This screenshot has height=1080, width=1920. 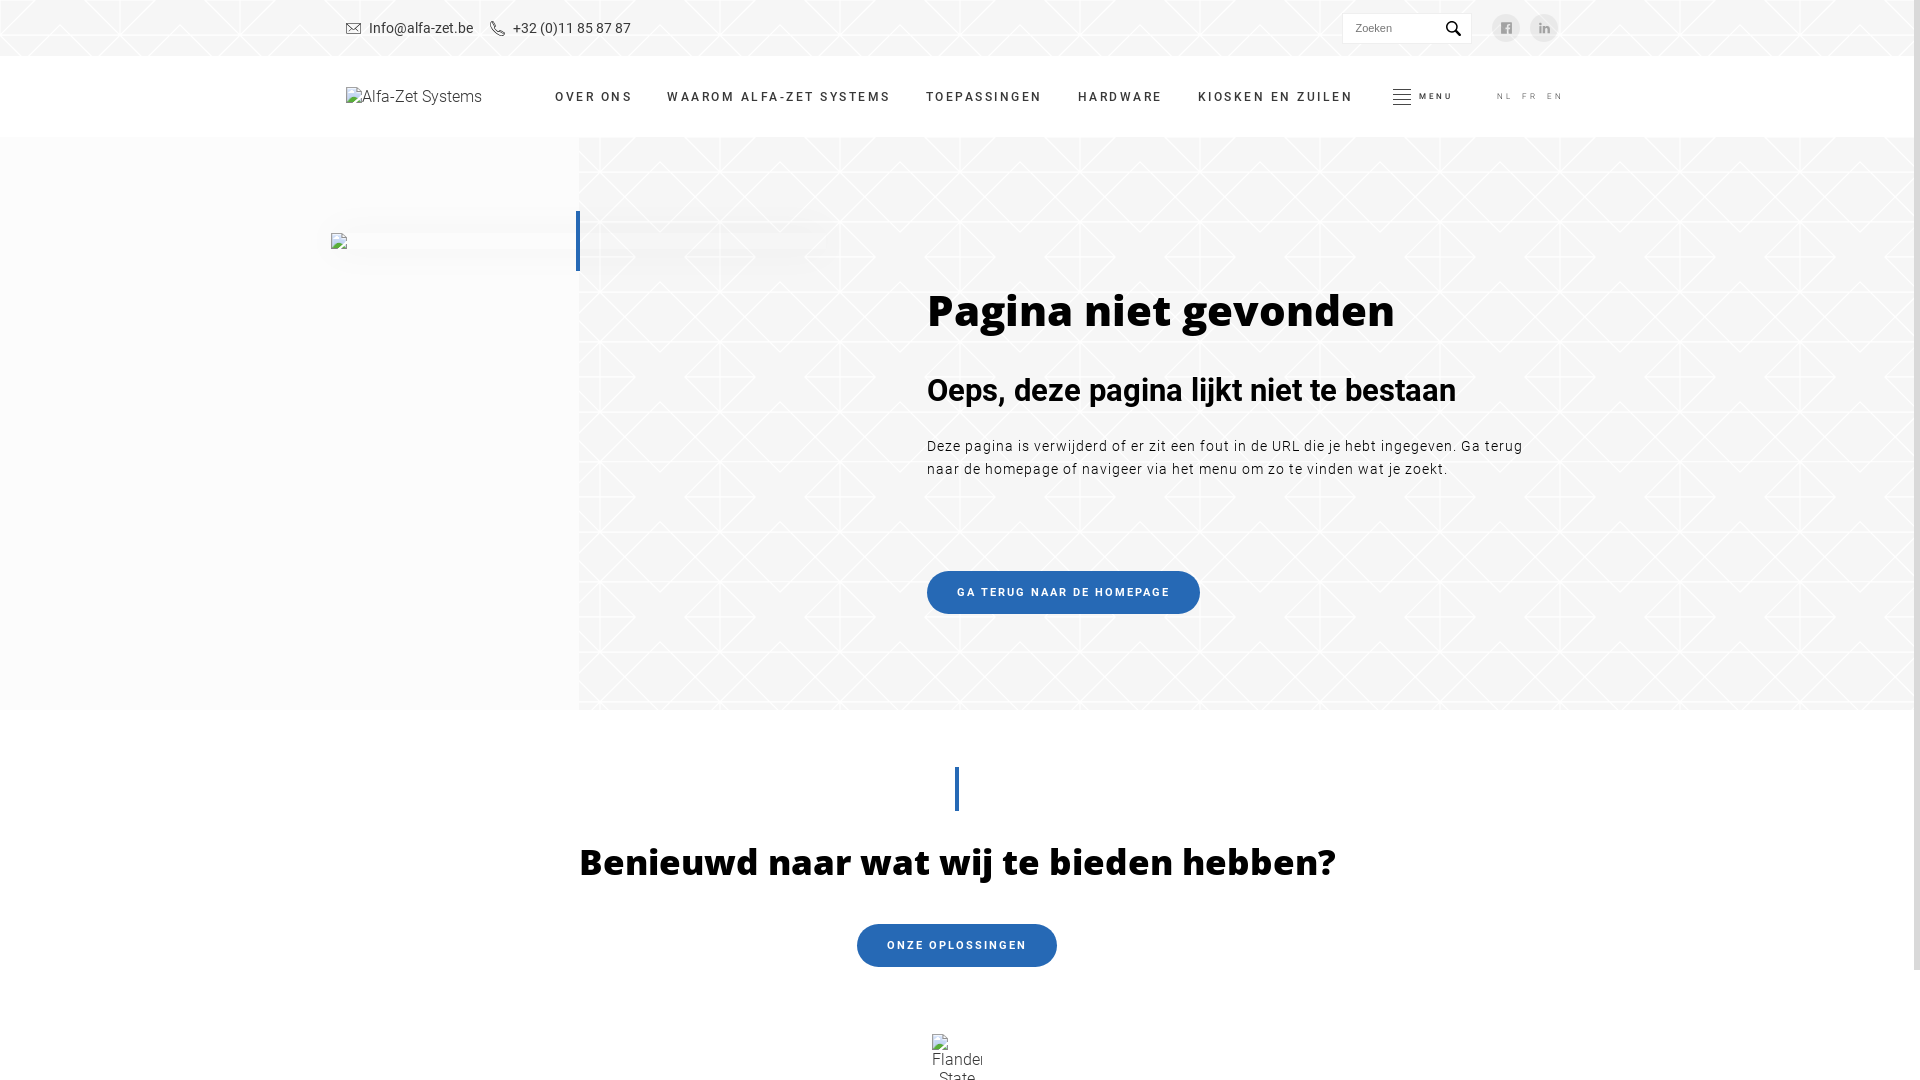 What do you see at coordinates (560, 27) in the screenshot?
I see `'+32 (0)11 85 87 87'` at bounding box center [560, 27].